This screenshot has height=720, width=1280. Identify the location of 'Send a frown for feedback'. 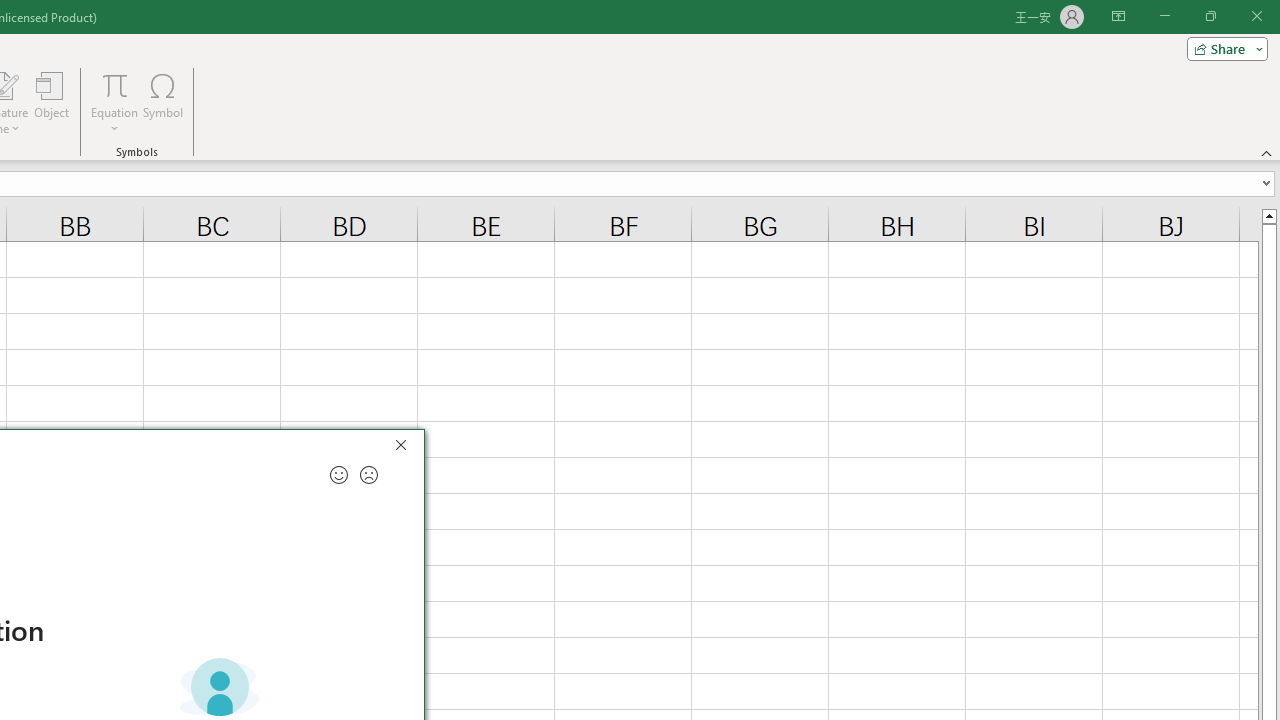
(369, 475).